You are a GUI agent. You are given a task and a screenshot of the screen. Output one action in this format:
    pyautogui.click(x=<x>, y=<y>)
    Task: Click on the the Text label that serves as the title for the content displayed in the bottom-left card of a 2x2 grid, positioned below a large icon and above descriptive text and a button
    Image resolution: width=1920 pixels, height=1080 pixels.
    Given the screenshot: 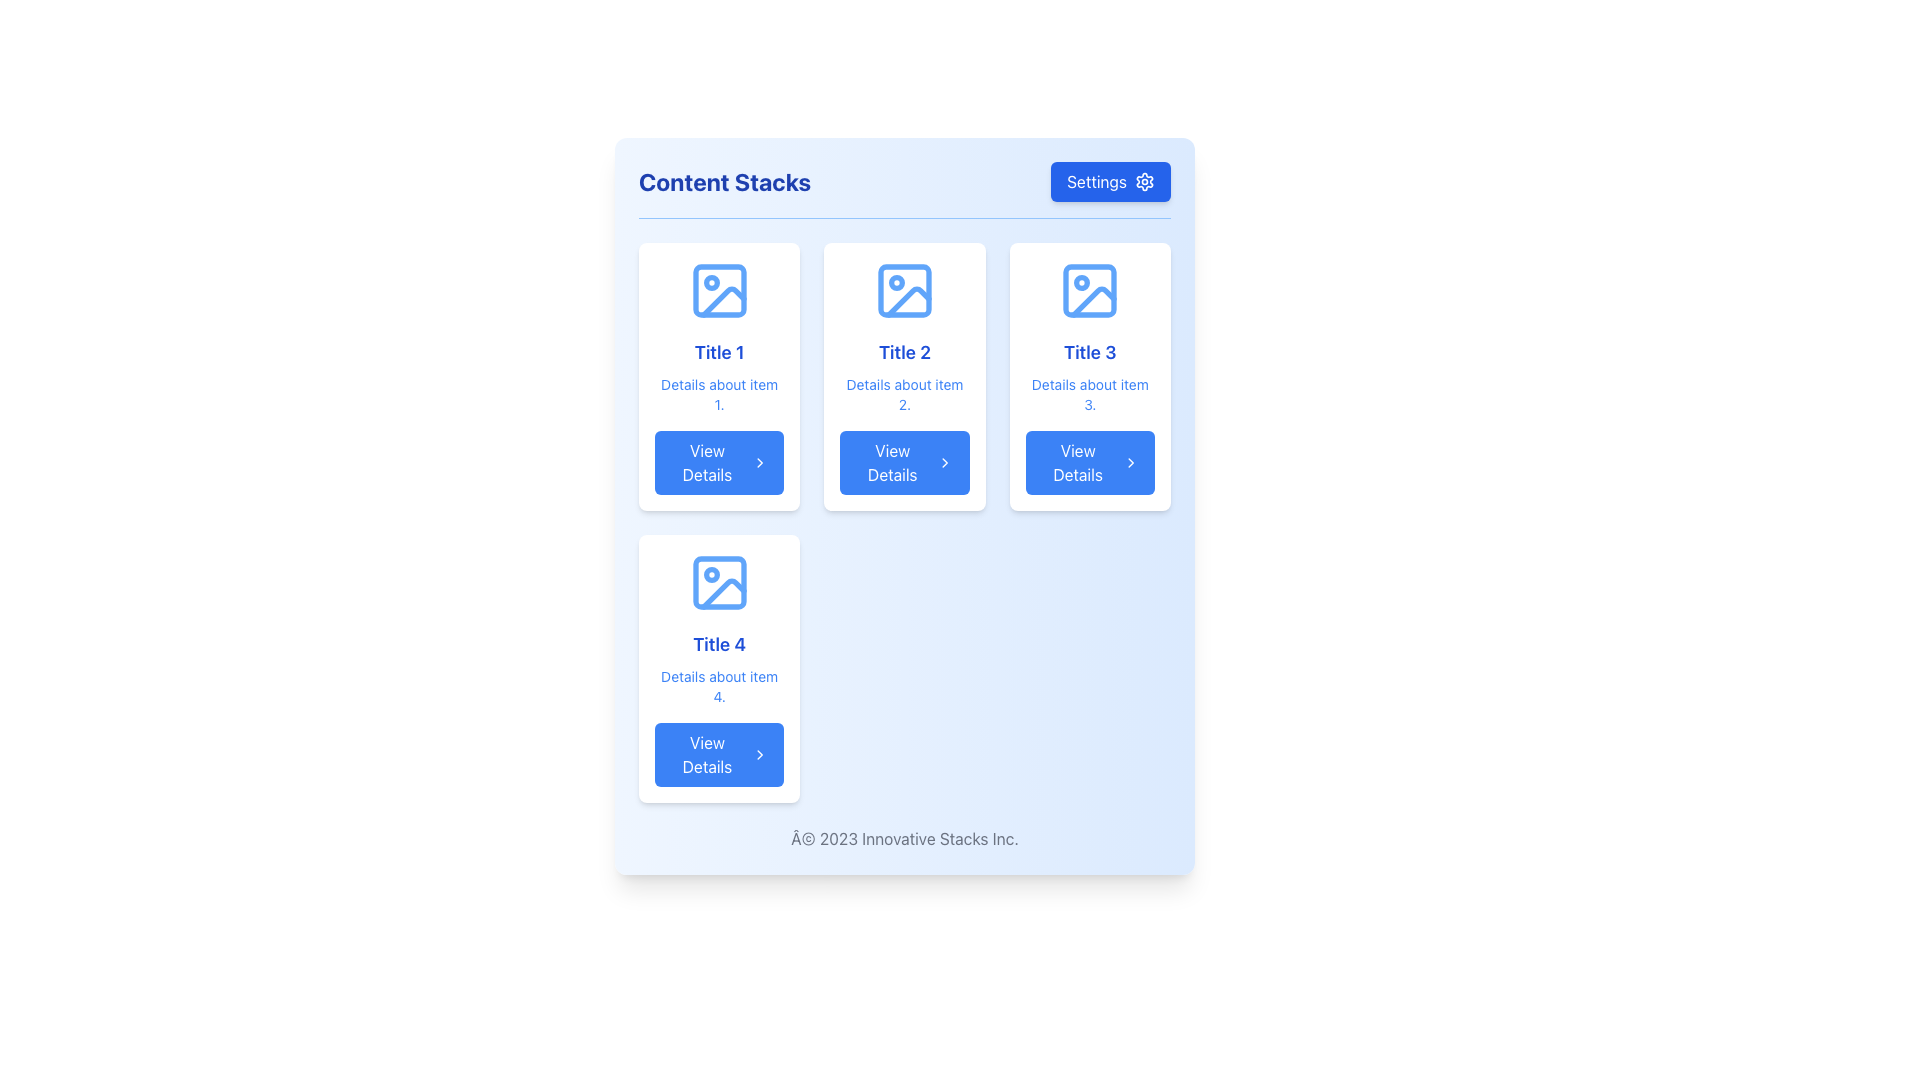 What is the action you would take?
    pyautogui.click(x=719, y=644)
    